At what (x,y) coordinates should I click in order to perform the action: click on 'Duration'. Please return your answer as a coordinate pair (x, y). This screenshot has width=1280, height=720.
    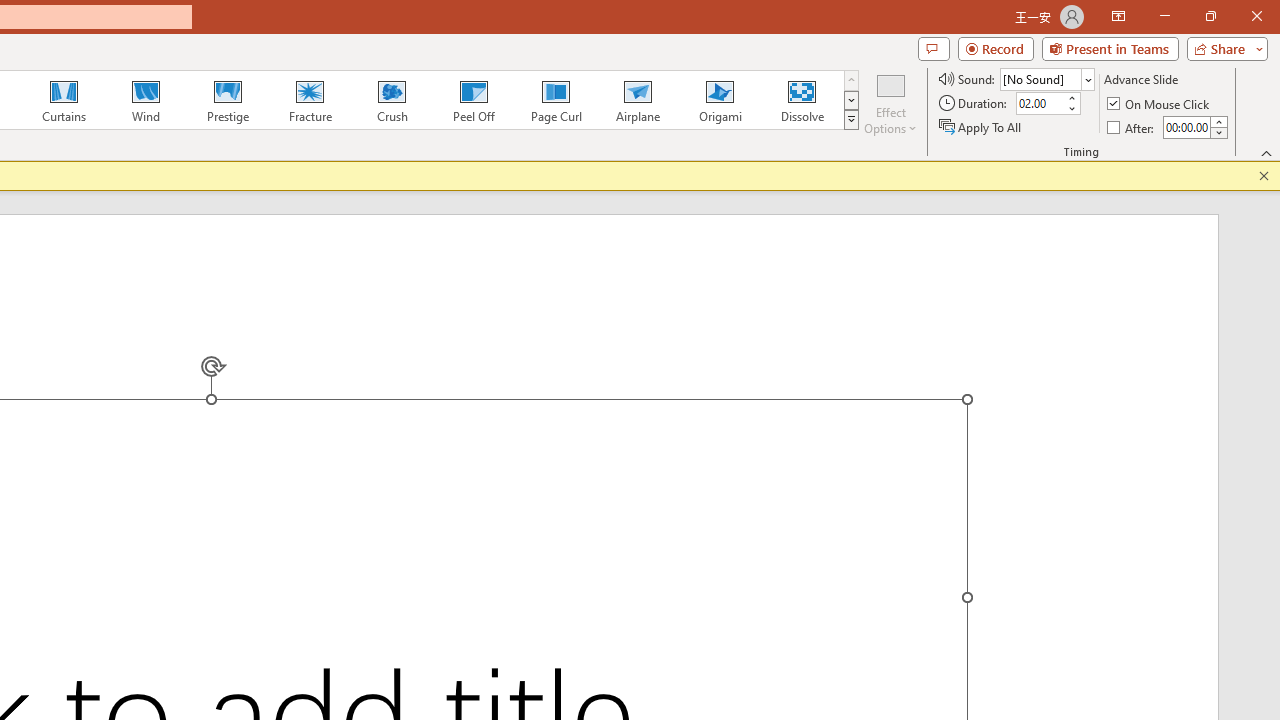
    Looking at the image, I should click on (1040, 103).